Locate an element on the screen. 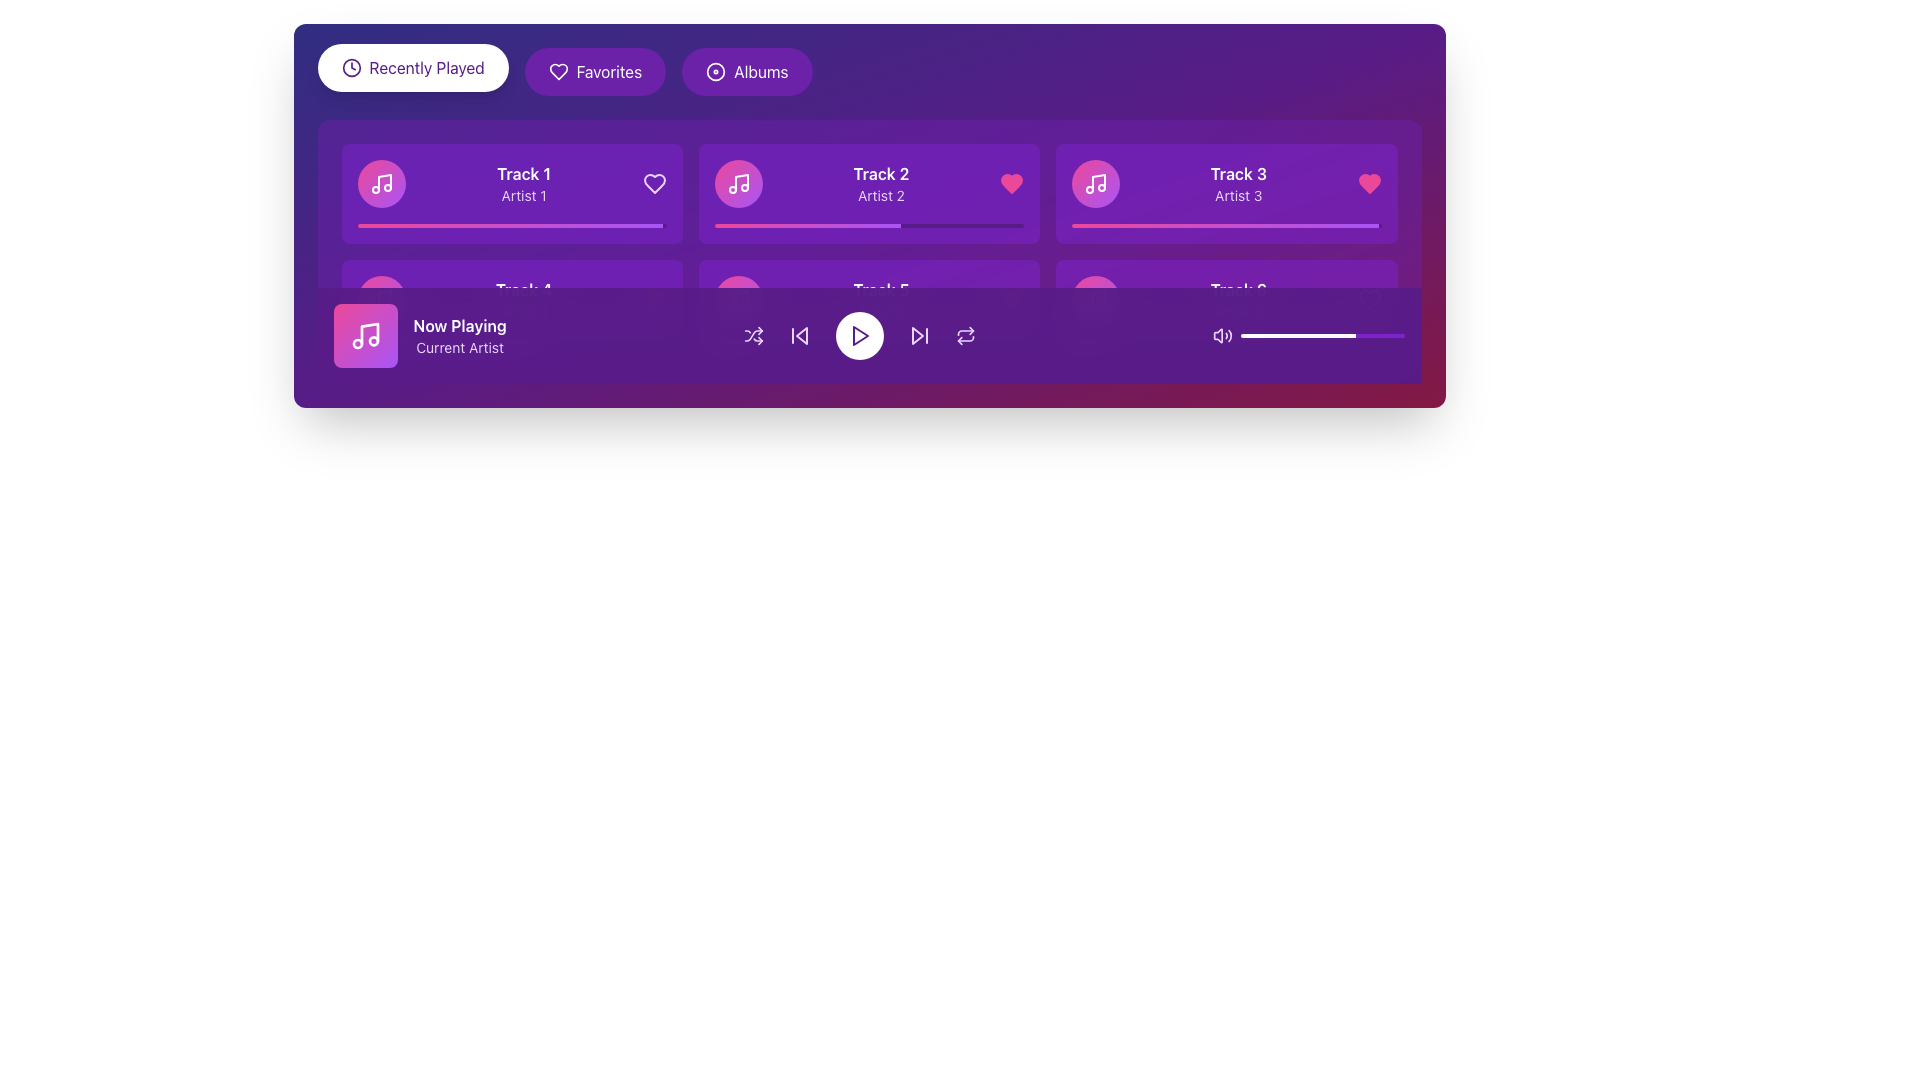 The image size is (1920, 1080). the 'back' button, which is a left-pointing triangle icon located in the media control bar at the bottom of the interface is located at coordinates (802, 334).